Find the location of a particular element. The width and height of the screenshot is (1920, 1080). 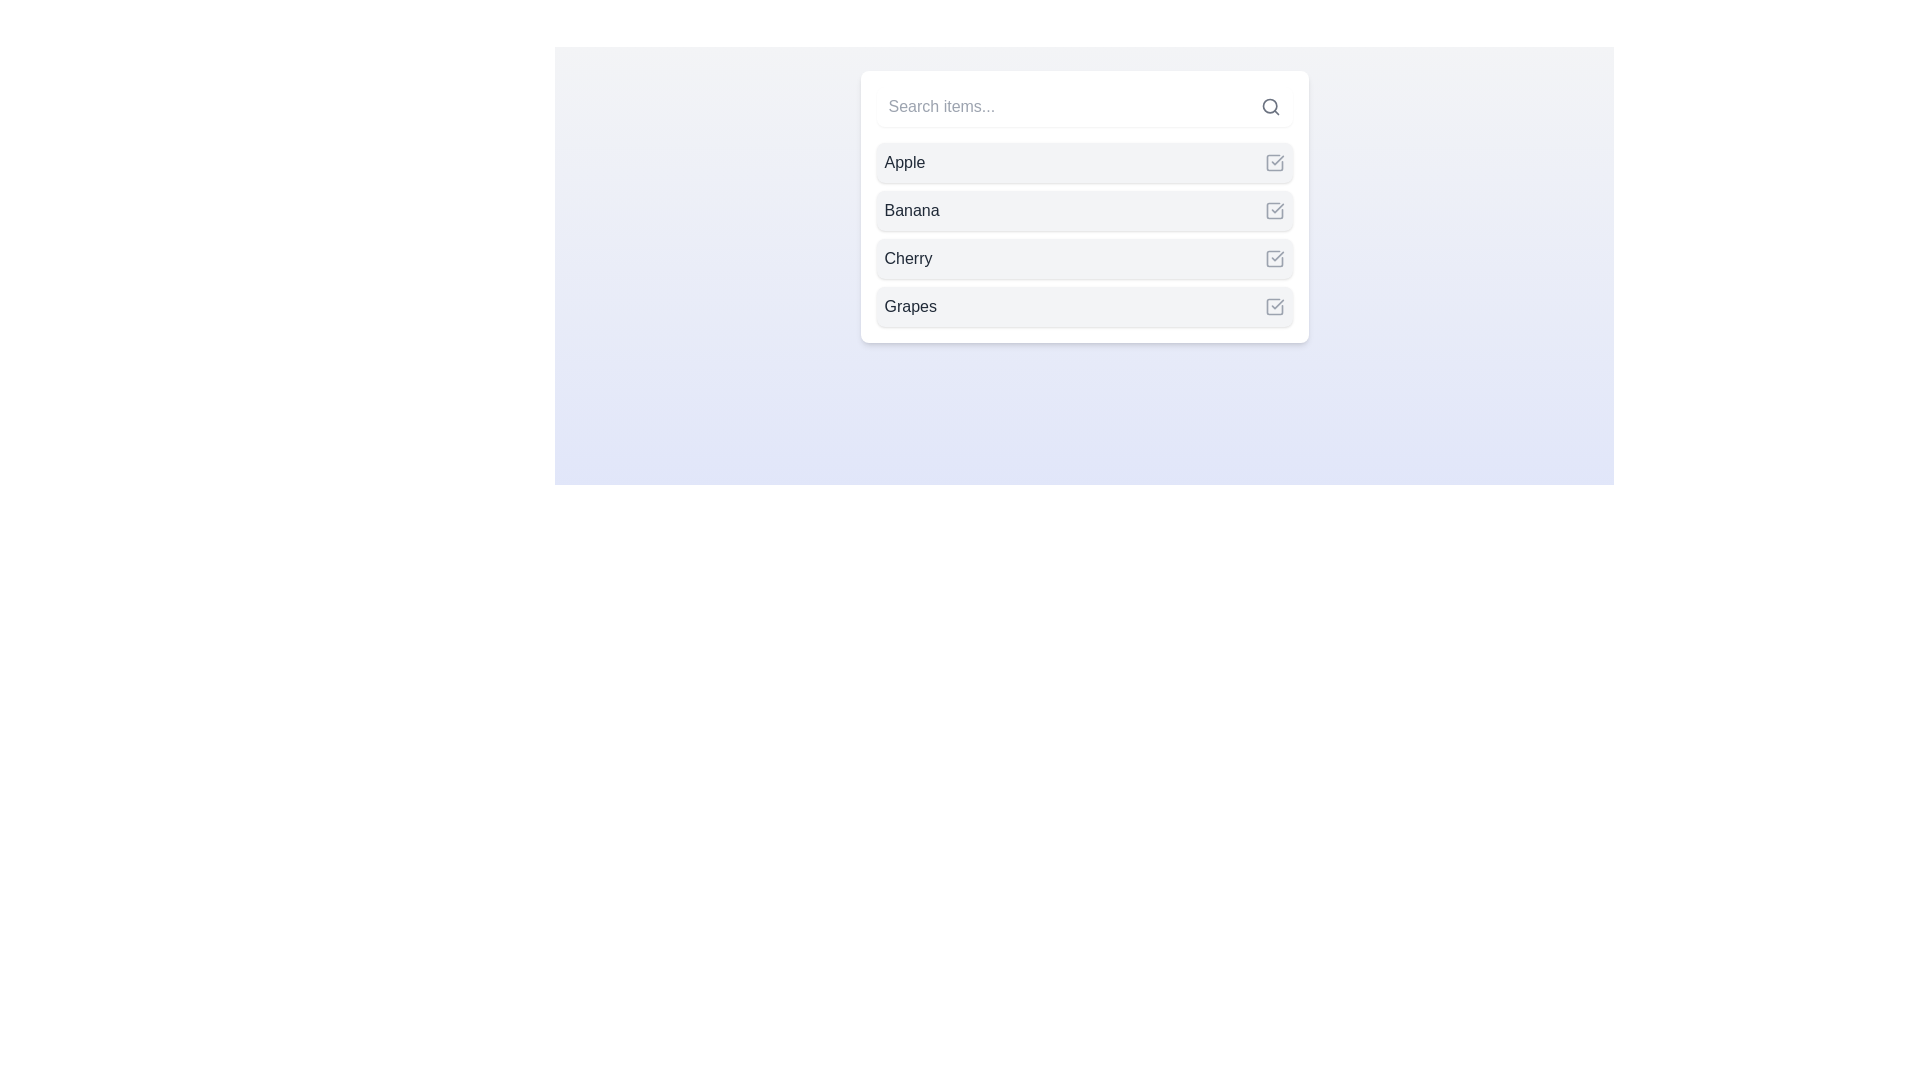

the text label that reads 'Apple' in the first row of the vertically aligned list is located at coordinates (903, 161).